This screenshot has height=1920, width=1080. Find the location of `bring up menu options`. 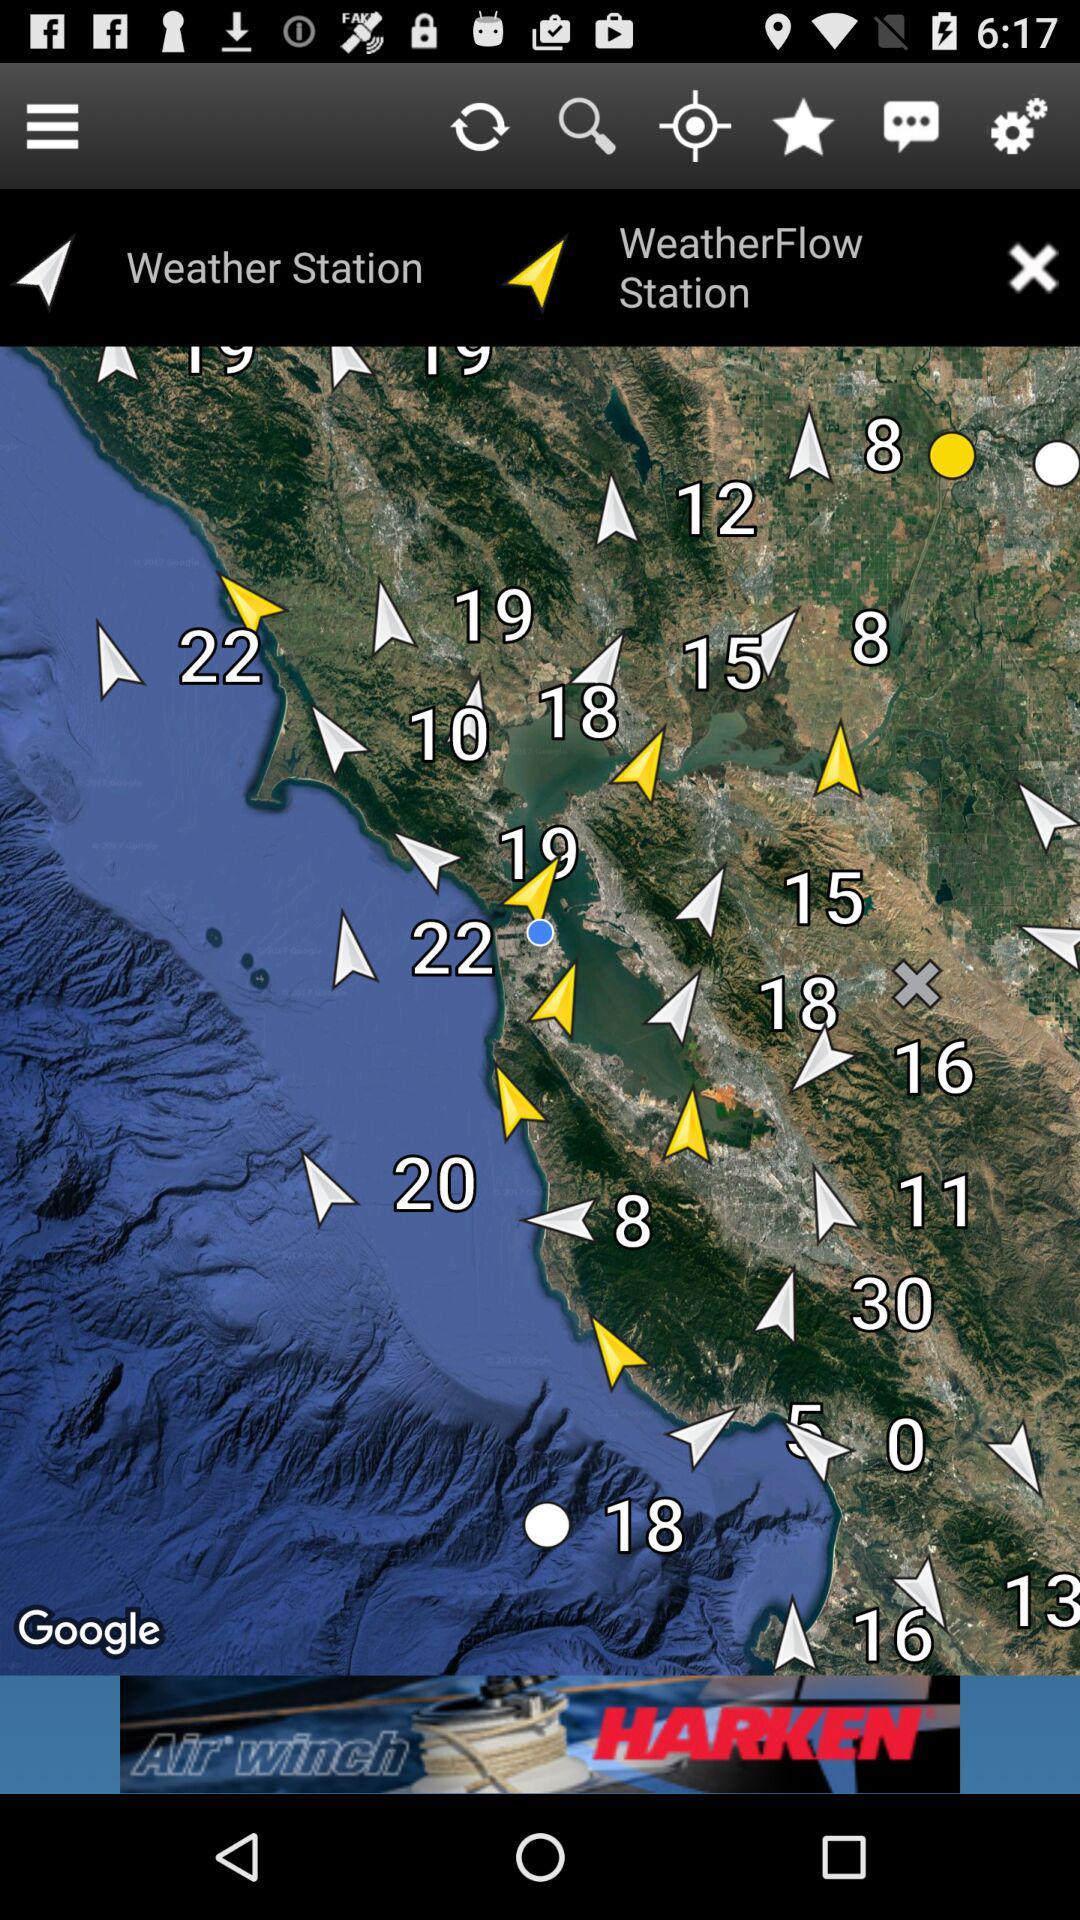

bring up menu options is located at coordinates (51, 124).